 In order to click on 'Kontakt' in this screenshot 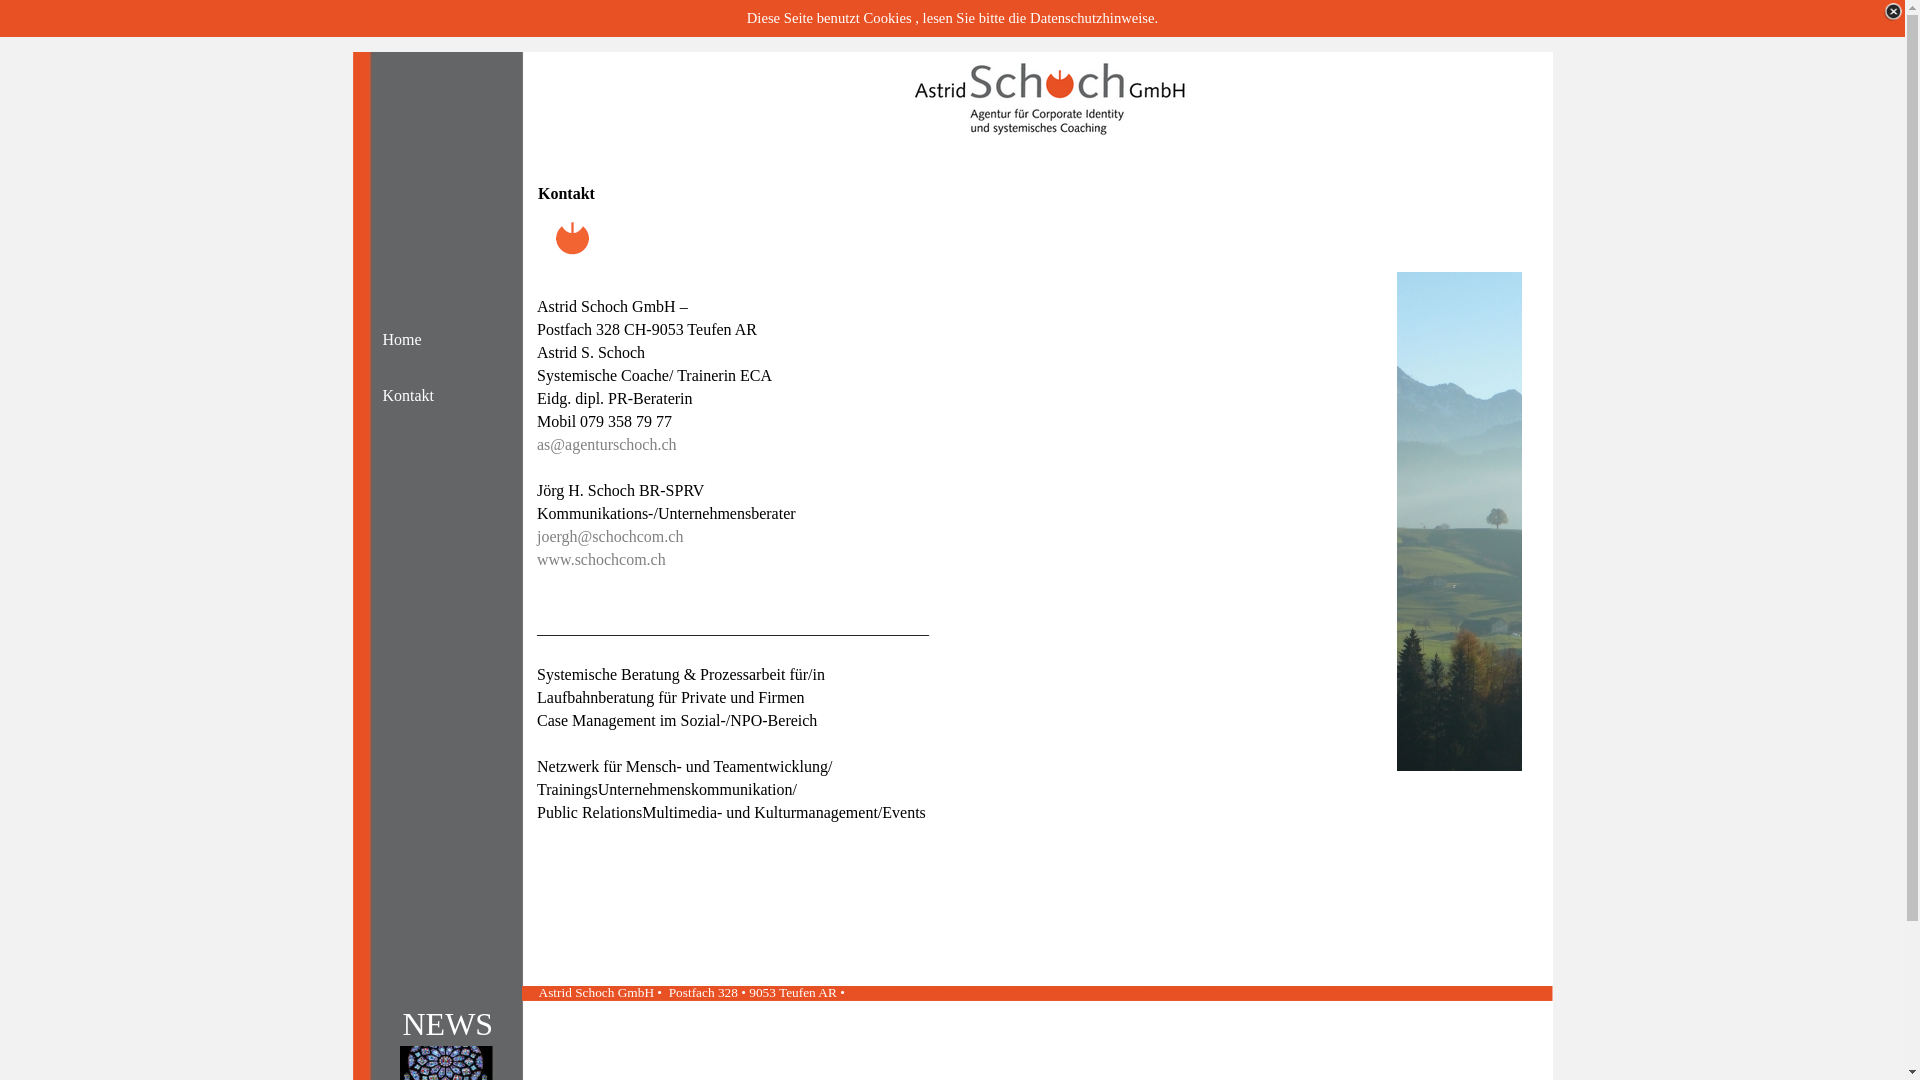, I will do `click(431, 396)`.